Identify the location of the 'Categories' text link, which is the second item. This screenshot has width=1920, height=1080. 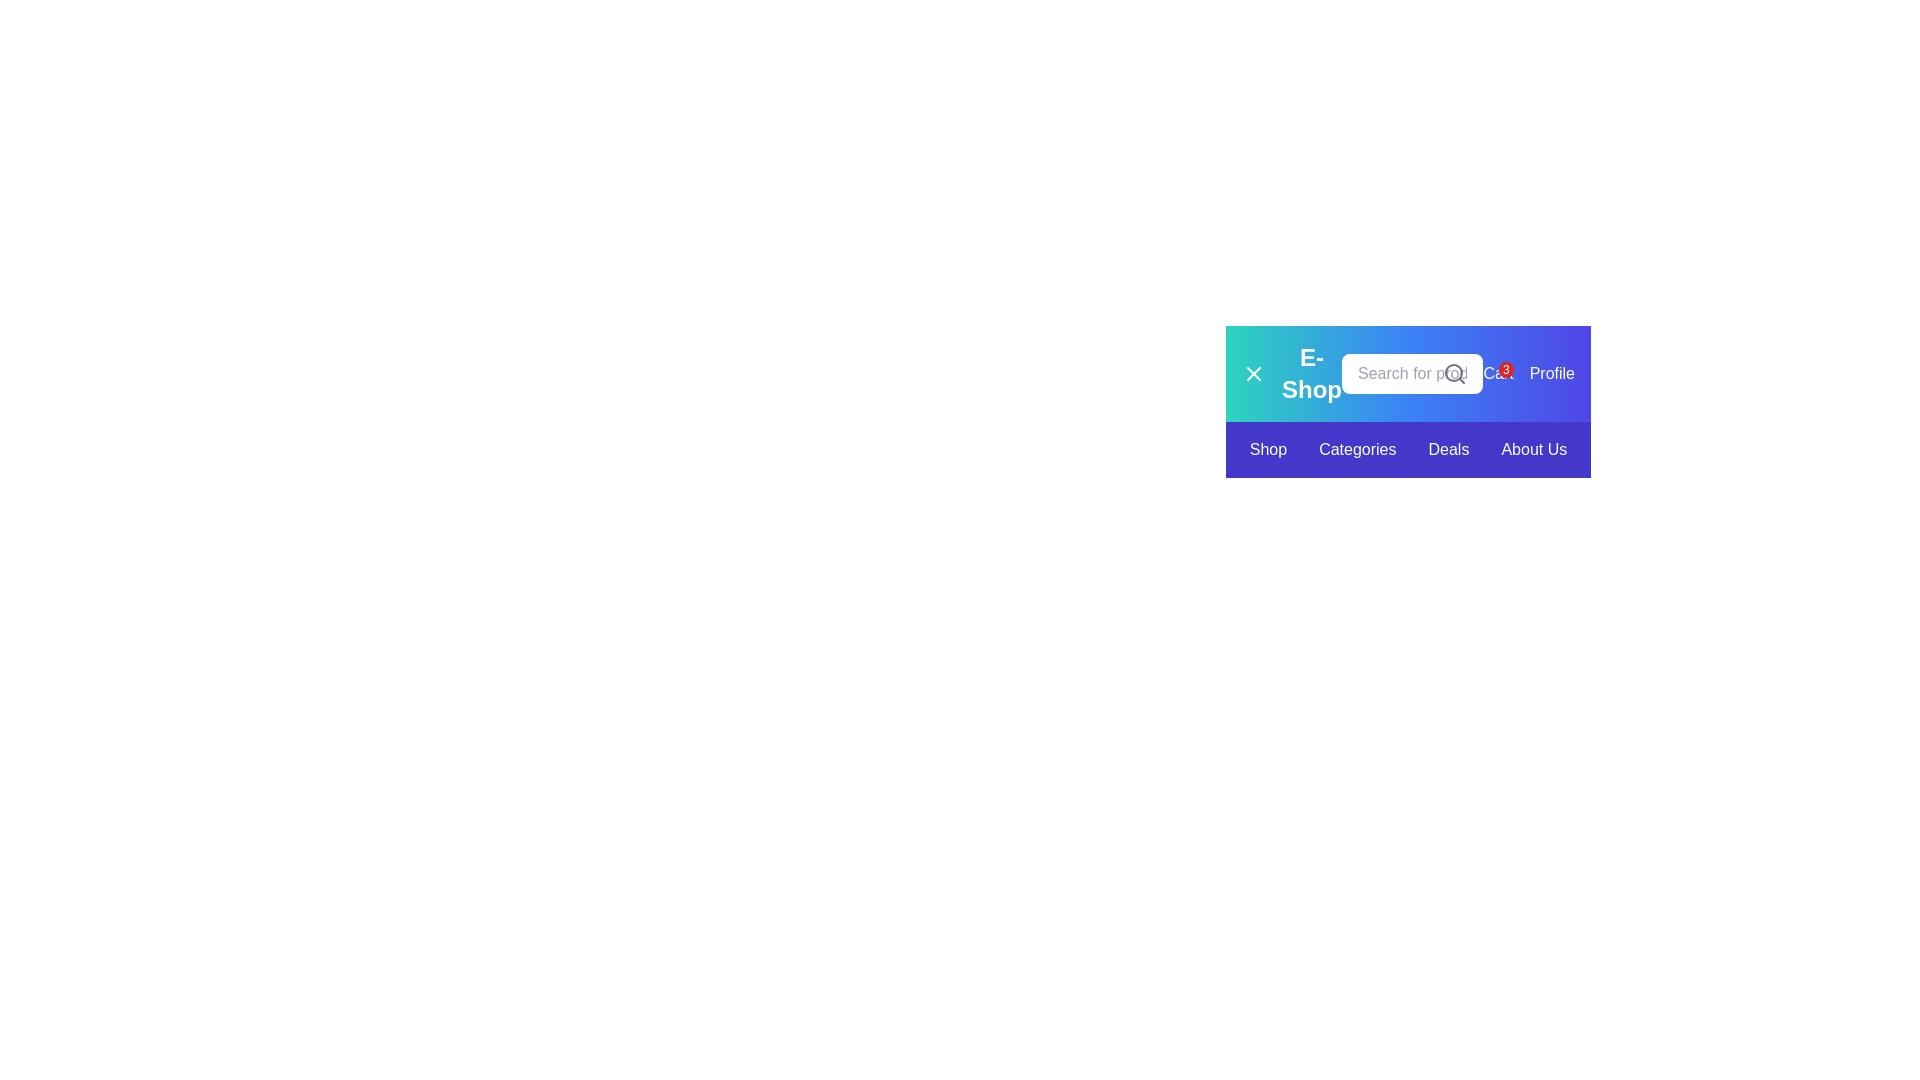
(1357, 450).